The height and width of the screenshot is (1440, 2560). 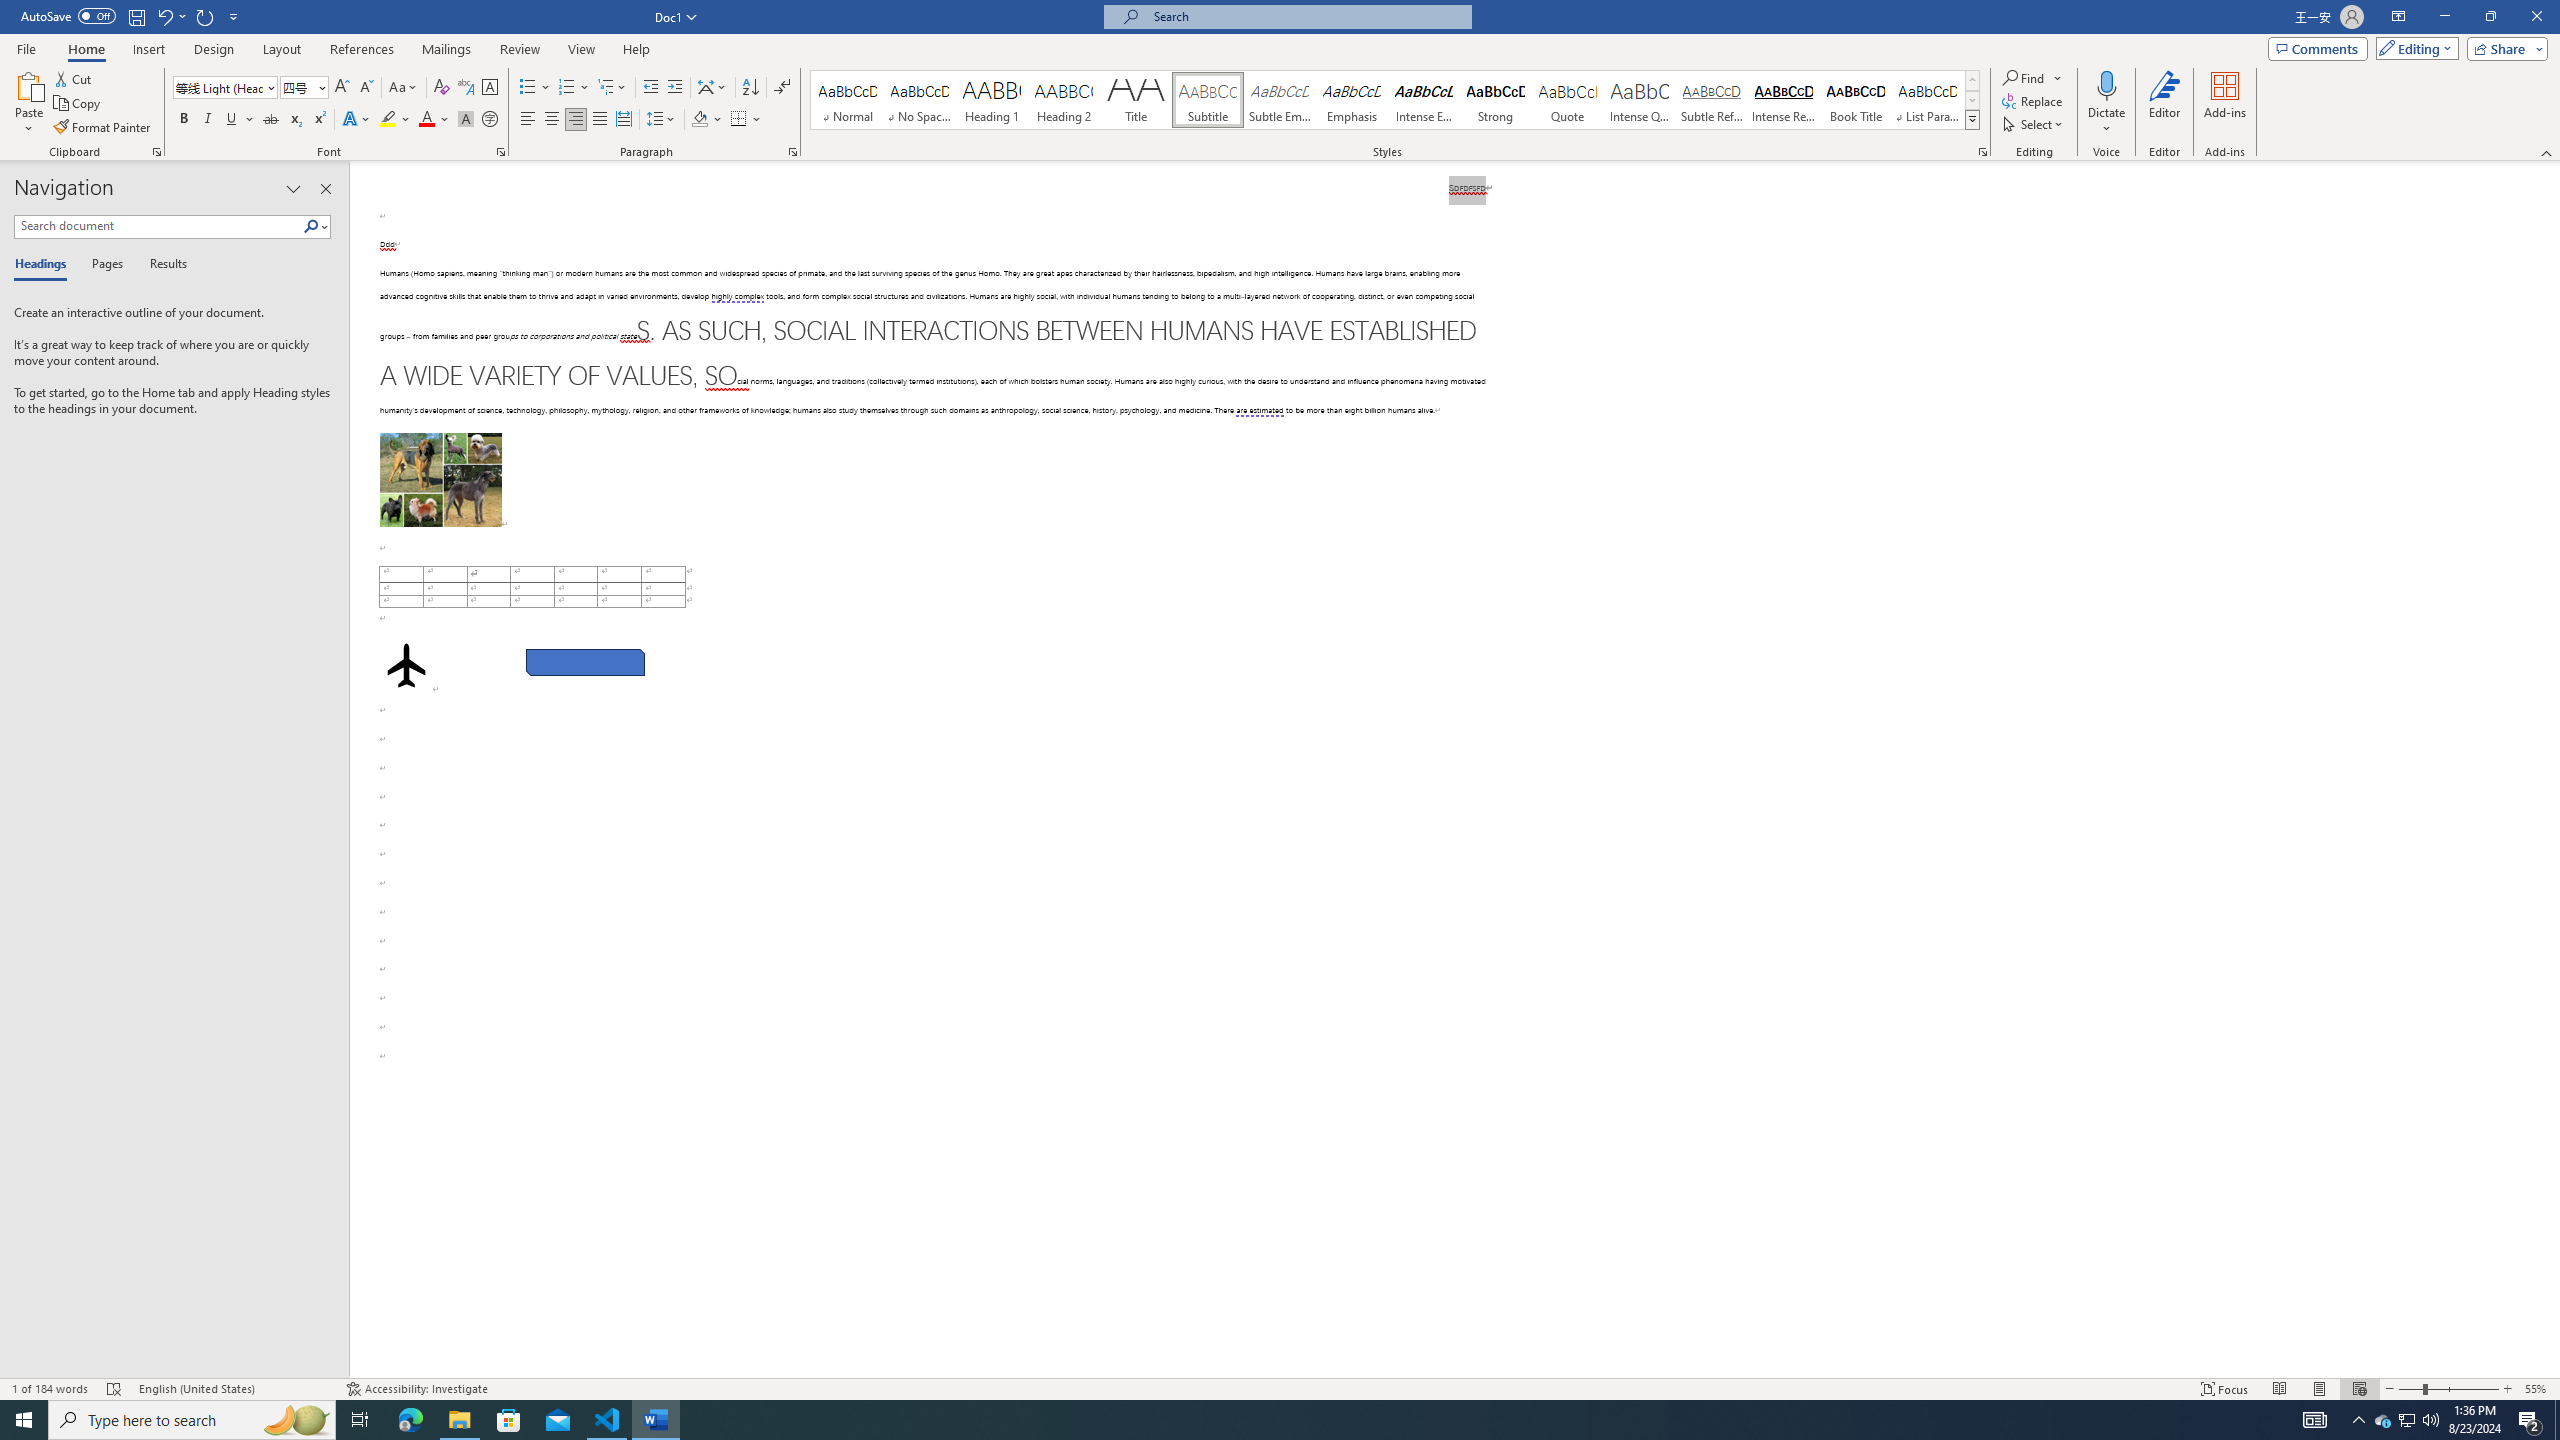 I want to click on 'Styles...', so click(x=1981, y=150).